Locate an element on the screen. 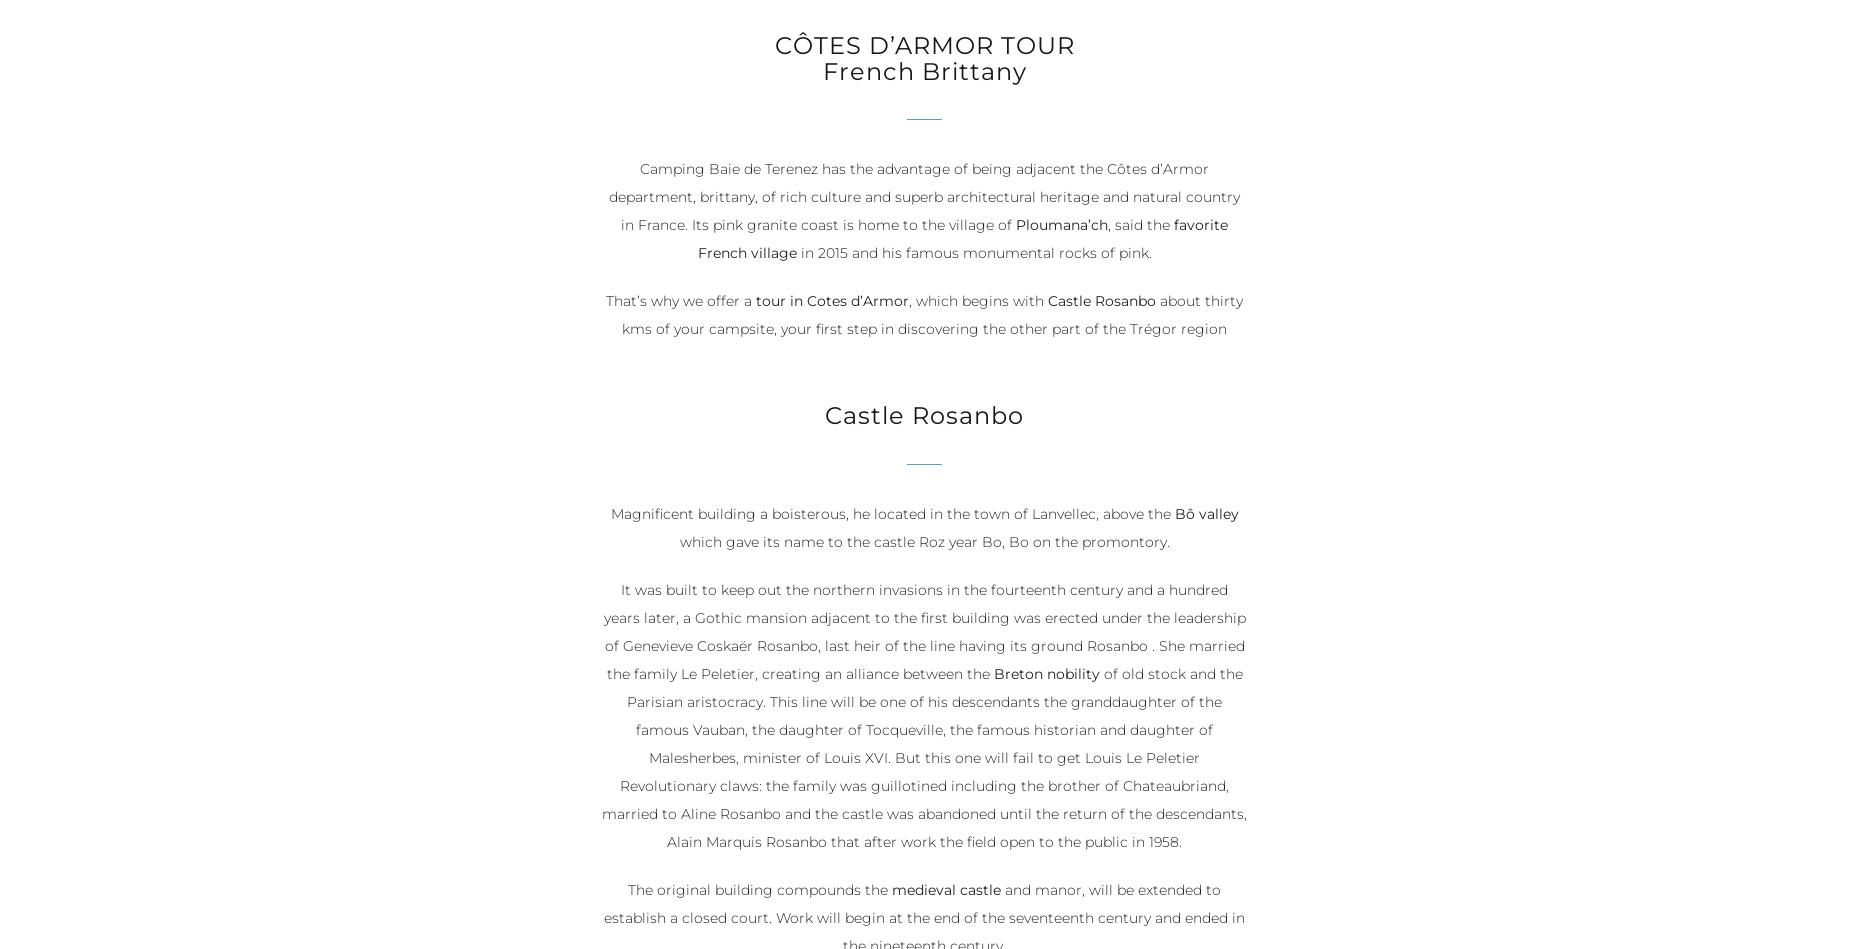 This screenshot has width=1850, height=949. 'of old stock and the Parisian aristocracy. This line will be one of his descendants the granddaughter of the famous Vauban, the daughter of Tocqueville, the famous historian and daughter of Malesherbes, minister of Louis XVI. But this one will fail to get Louis Le Peletier Revolutionary claws: the family was guillotined including the brother of Chateaubriand, married to Aline Rosanbo and the castle was abandoned until the return of the descendants, Alain Marquis Rosanbo that after work the field open to the public in 1958.' is located at coordinates (924, 759).